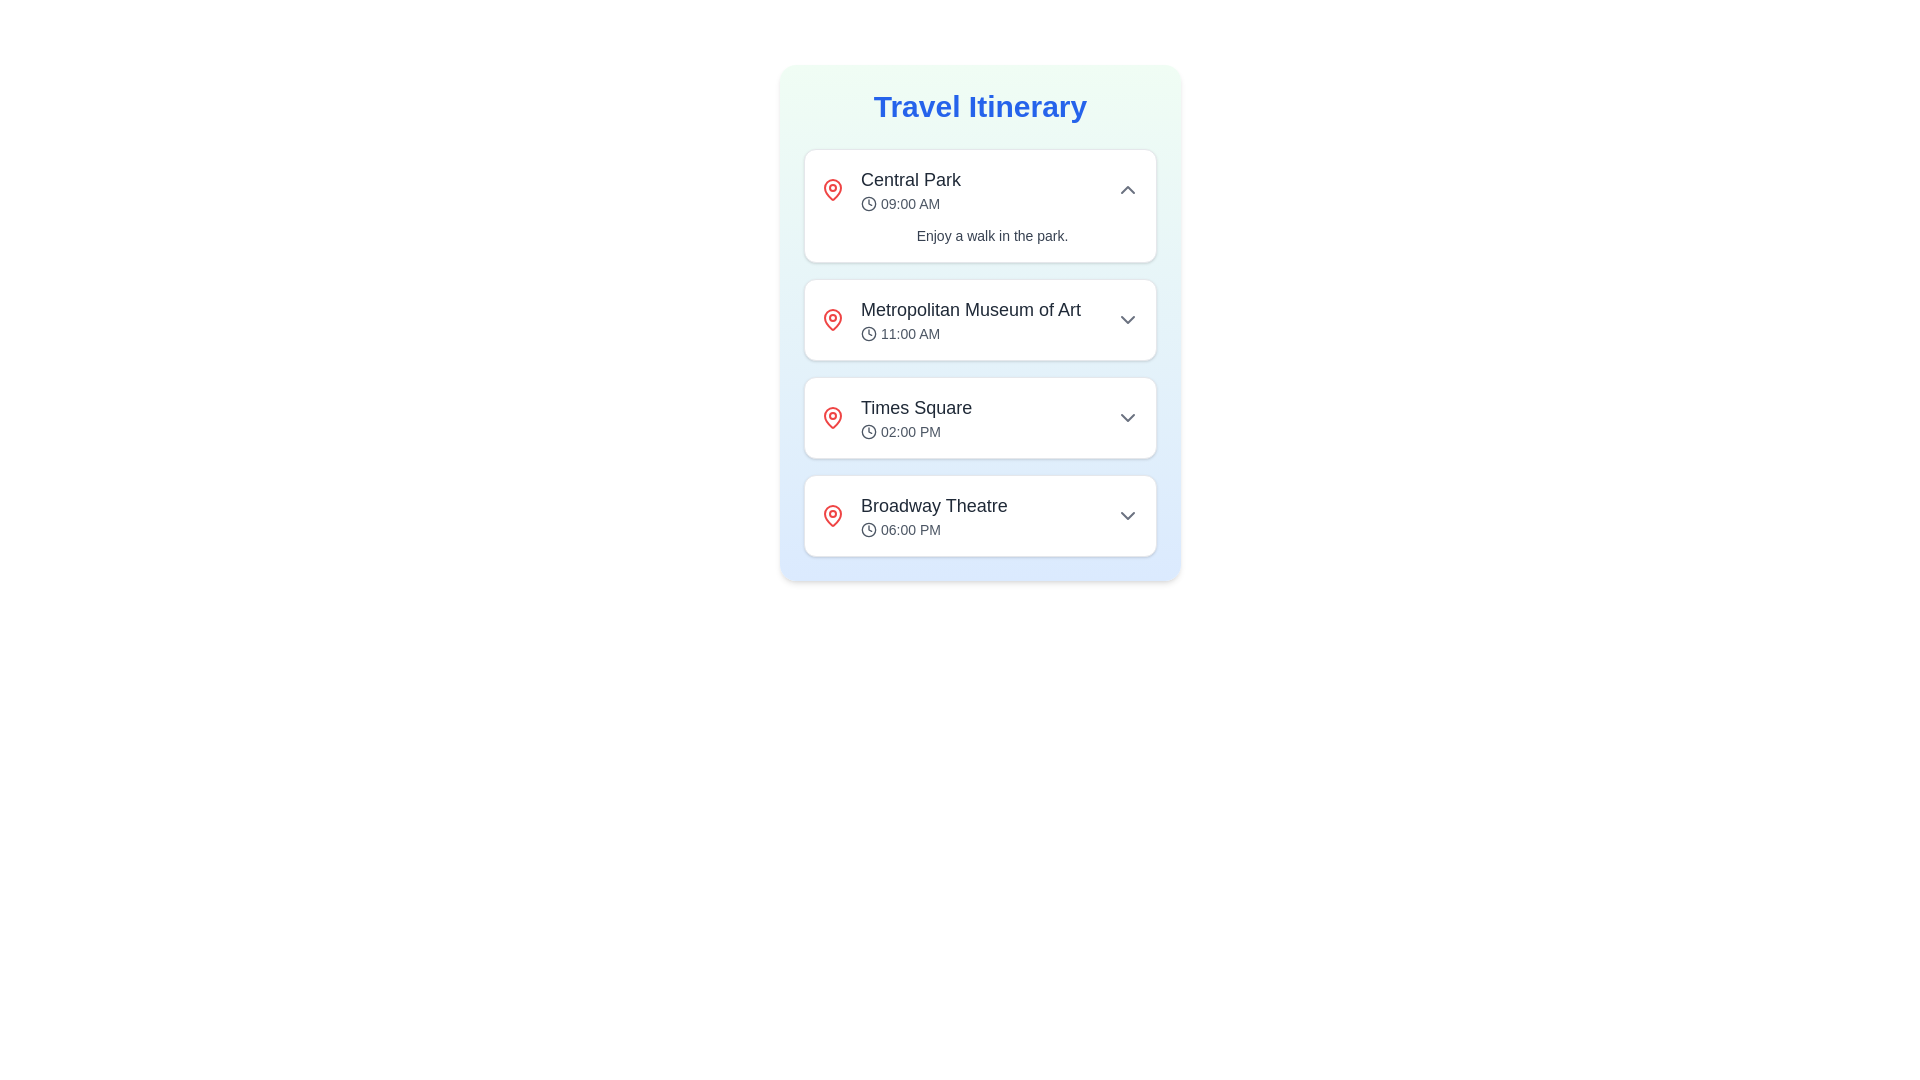 The image size is (1920, 1080). I want to click on the Text element displaying 'Times Square' and '02:00 PM' in the third item of the vertically listed itinerary, so click(915, 416).